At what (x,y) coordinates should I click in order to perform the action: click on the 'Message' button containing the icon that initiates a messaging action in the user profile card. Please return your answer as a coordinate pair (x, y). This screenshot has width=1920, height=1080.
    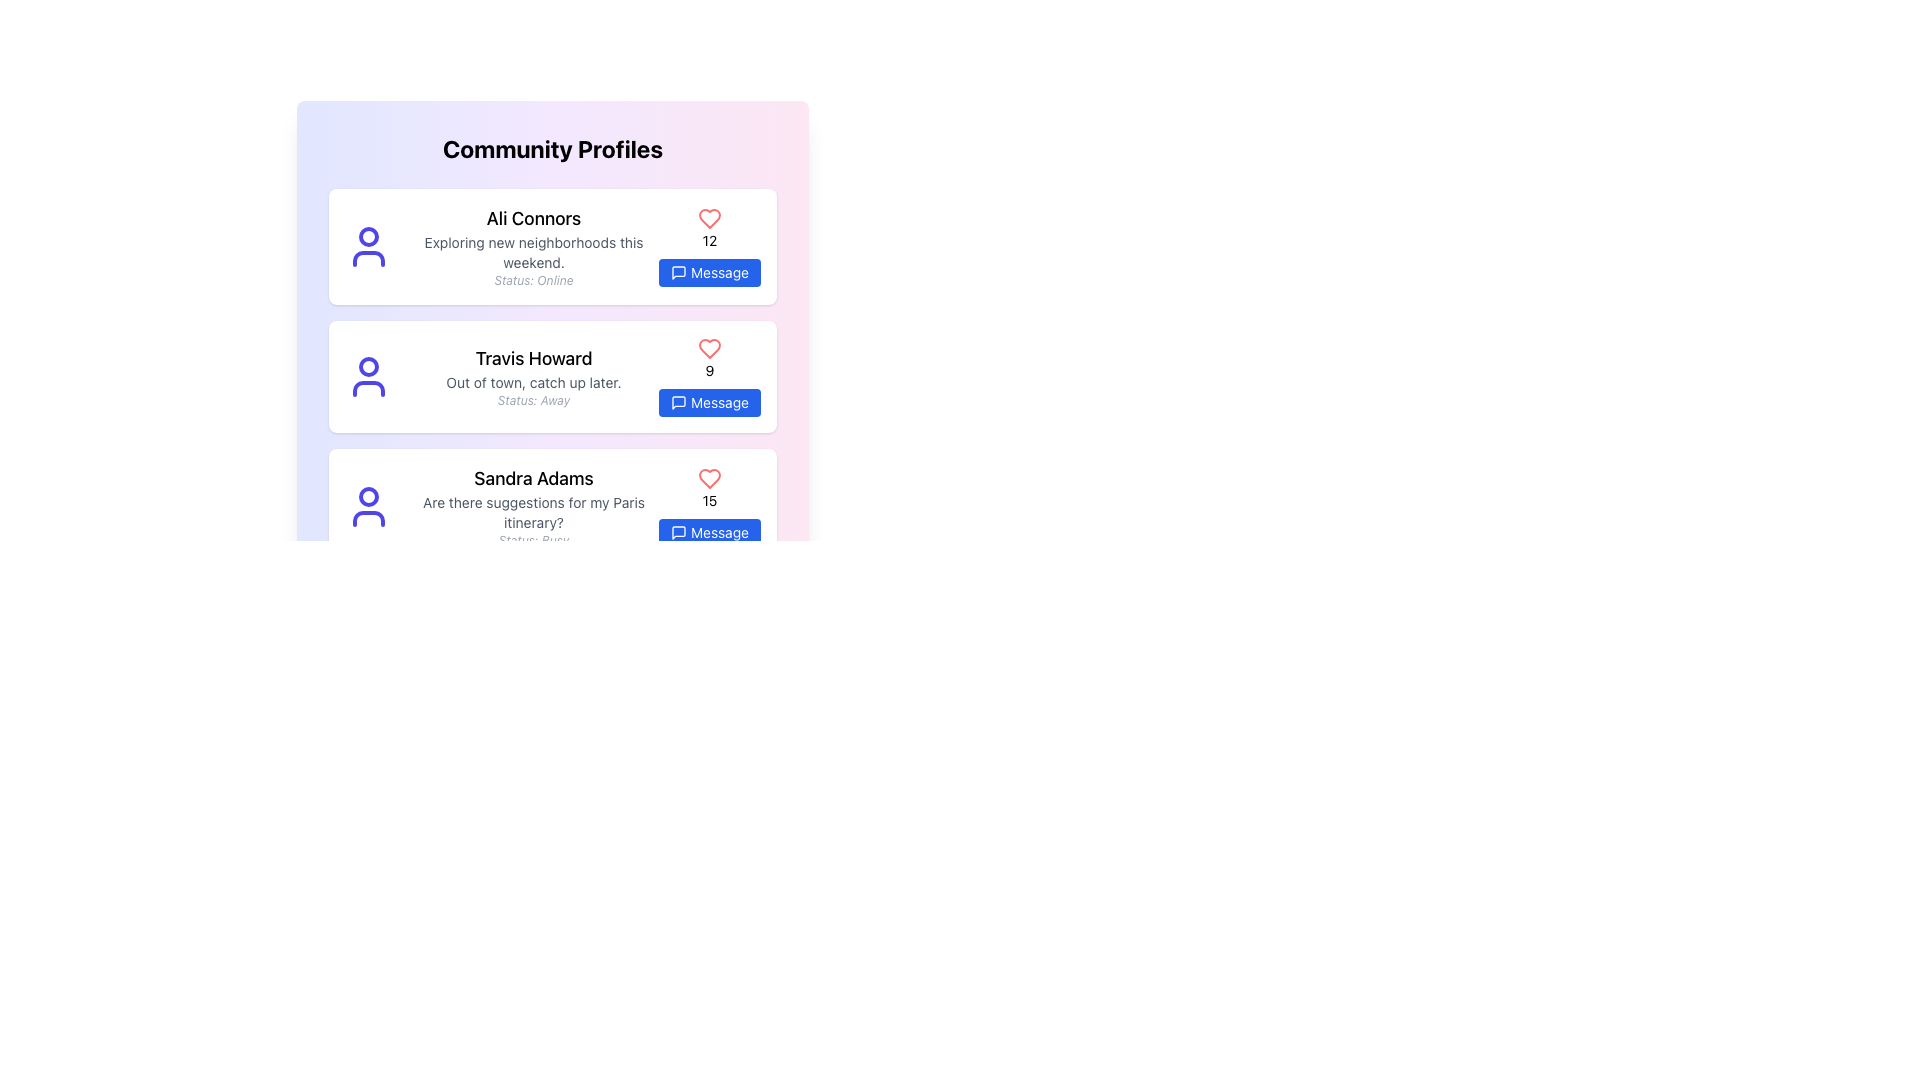
    Looking at the image, I should click on (679, 402).